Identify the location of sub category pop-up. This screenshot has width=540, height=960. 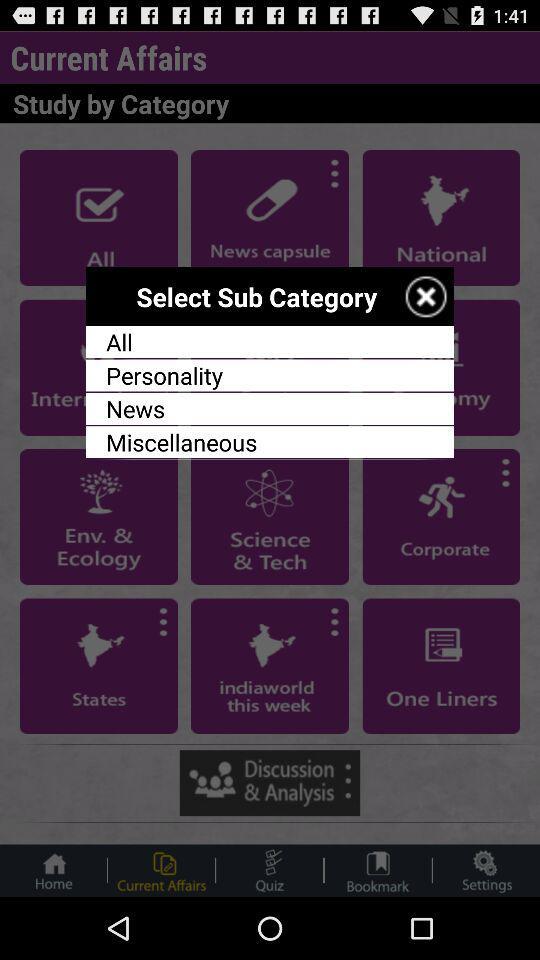
(425, 295).